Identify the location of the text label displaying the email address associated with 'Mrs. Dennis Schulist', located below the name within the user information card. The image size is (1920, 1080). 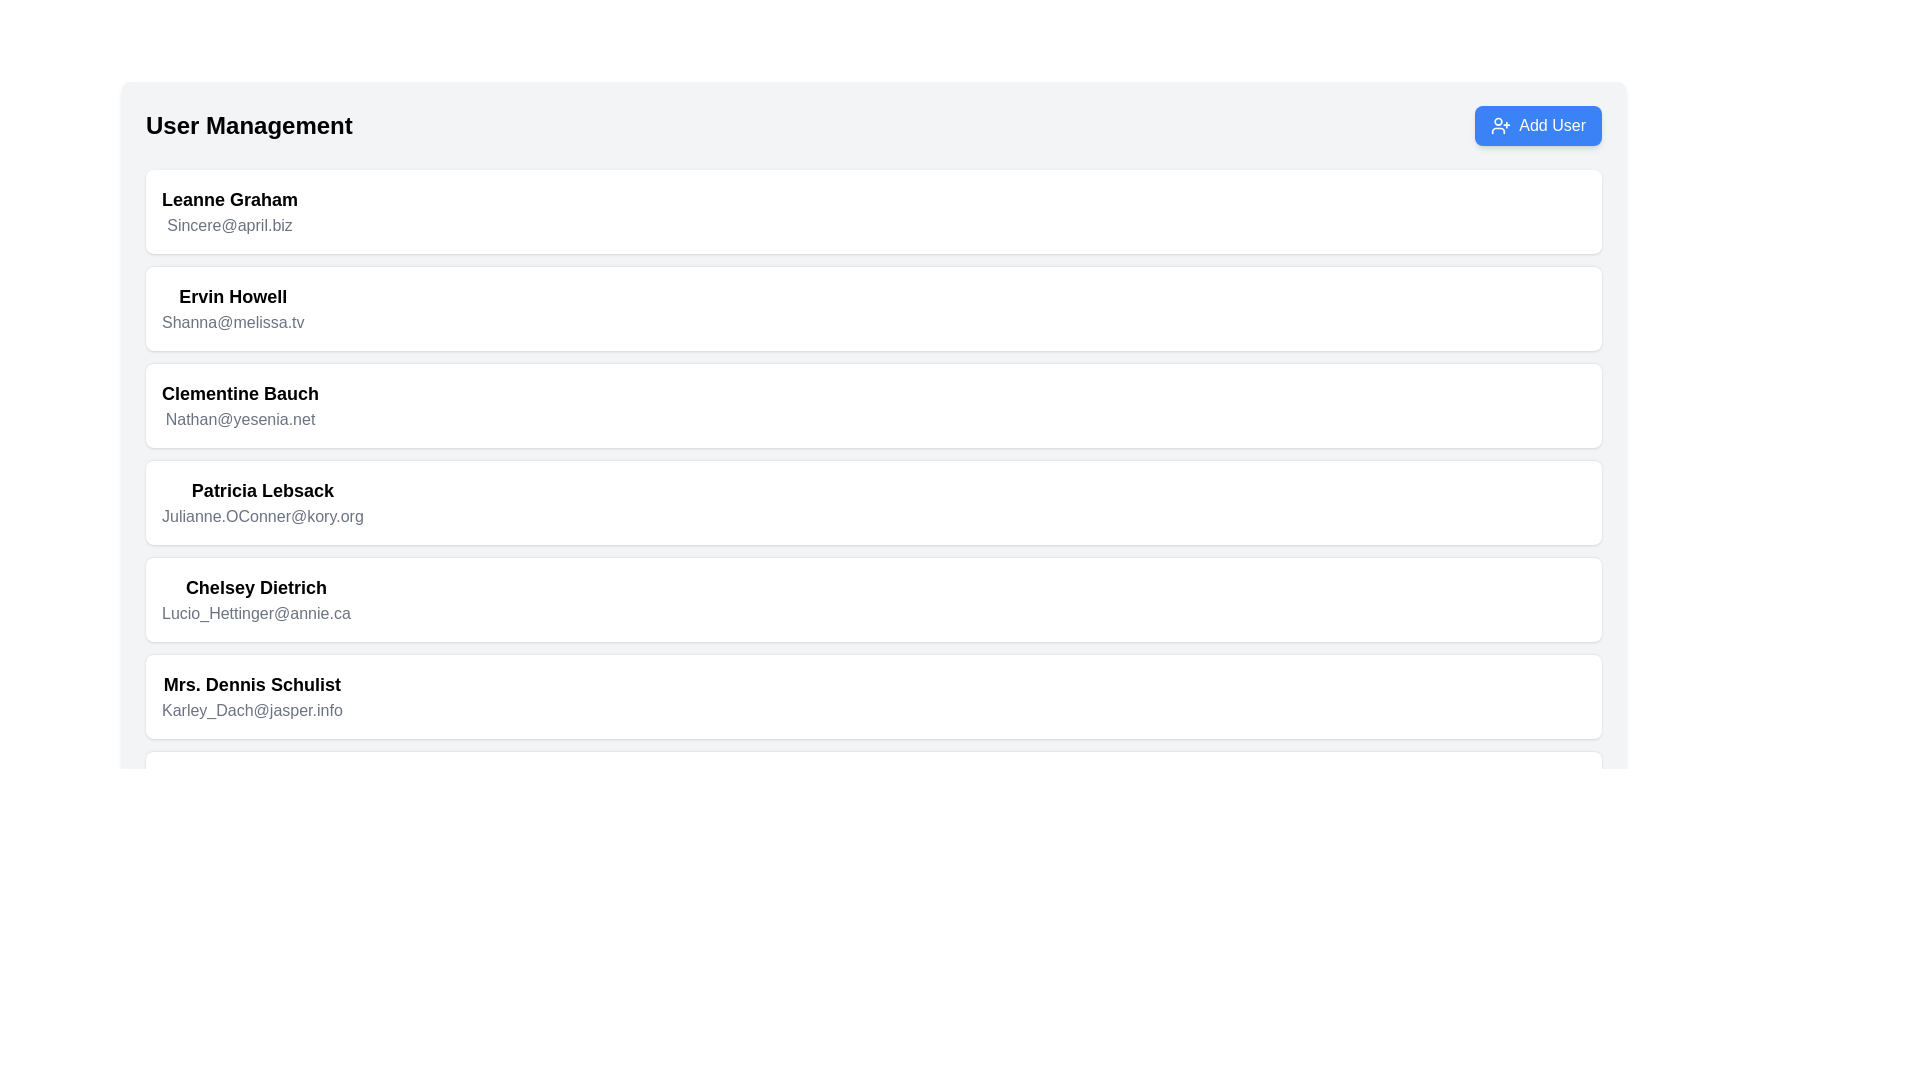
(251, 709).